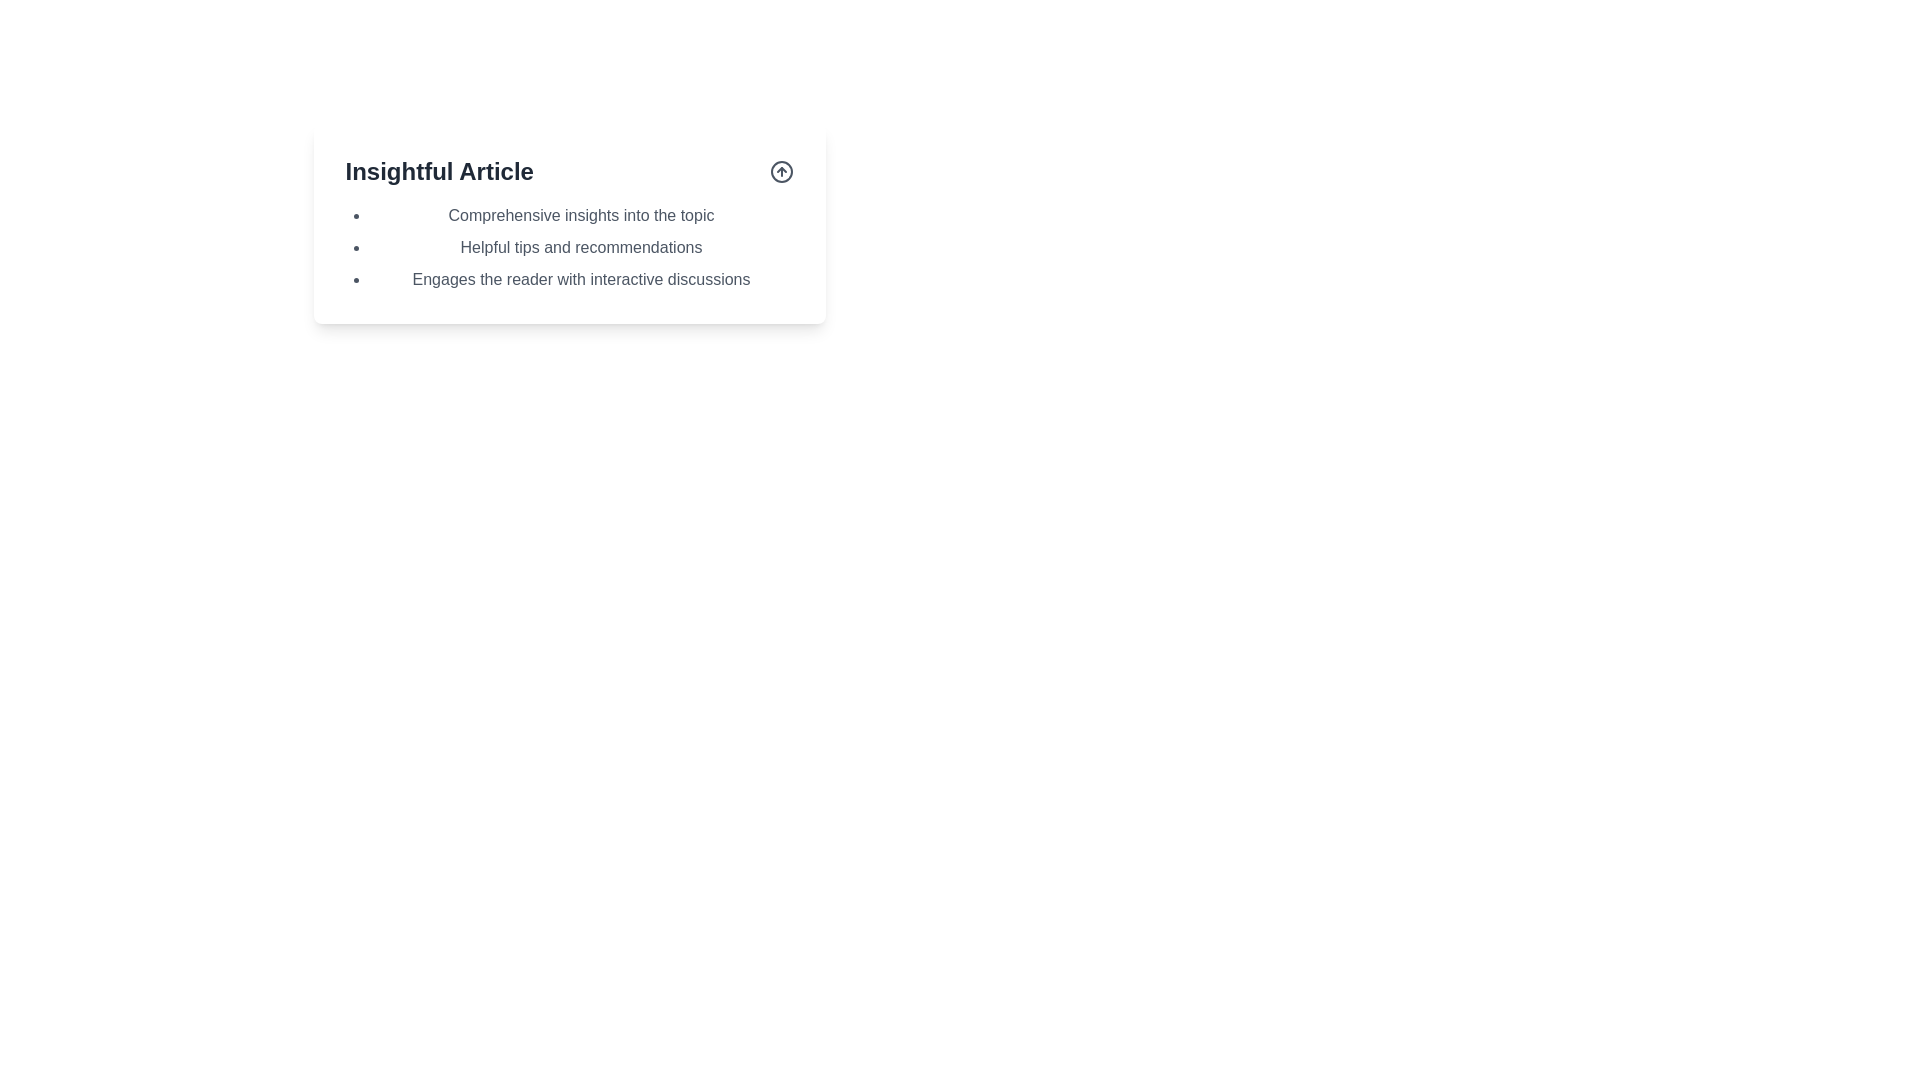 The width and height of the screenshot is (1920, 1080). What do you see at coordinates (580, 246) in the screenshot?
I see `the second bulleted list item under the section 'Insightful Article', which provides helpful tips and recommendations` at bounding box center [580, 246].